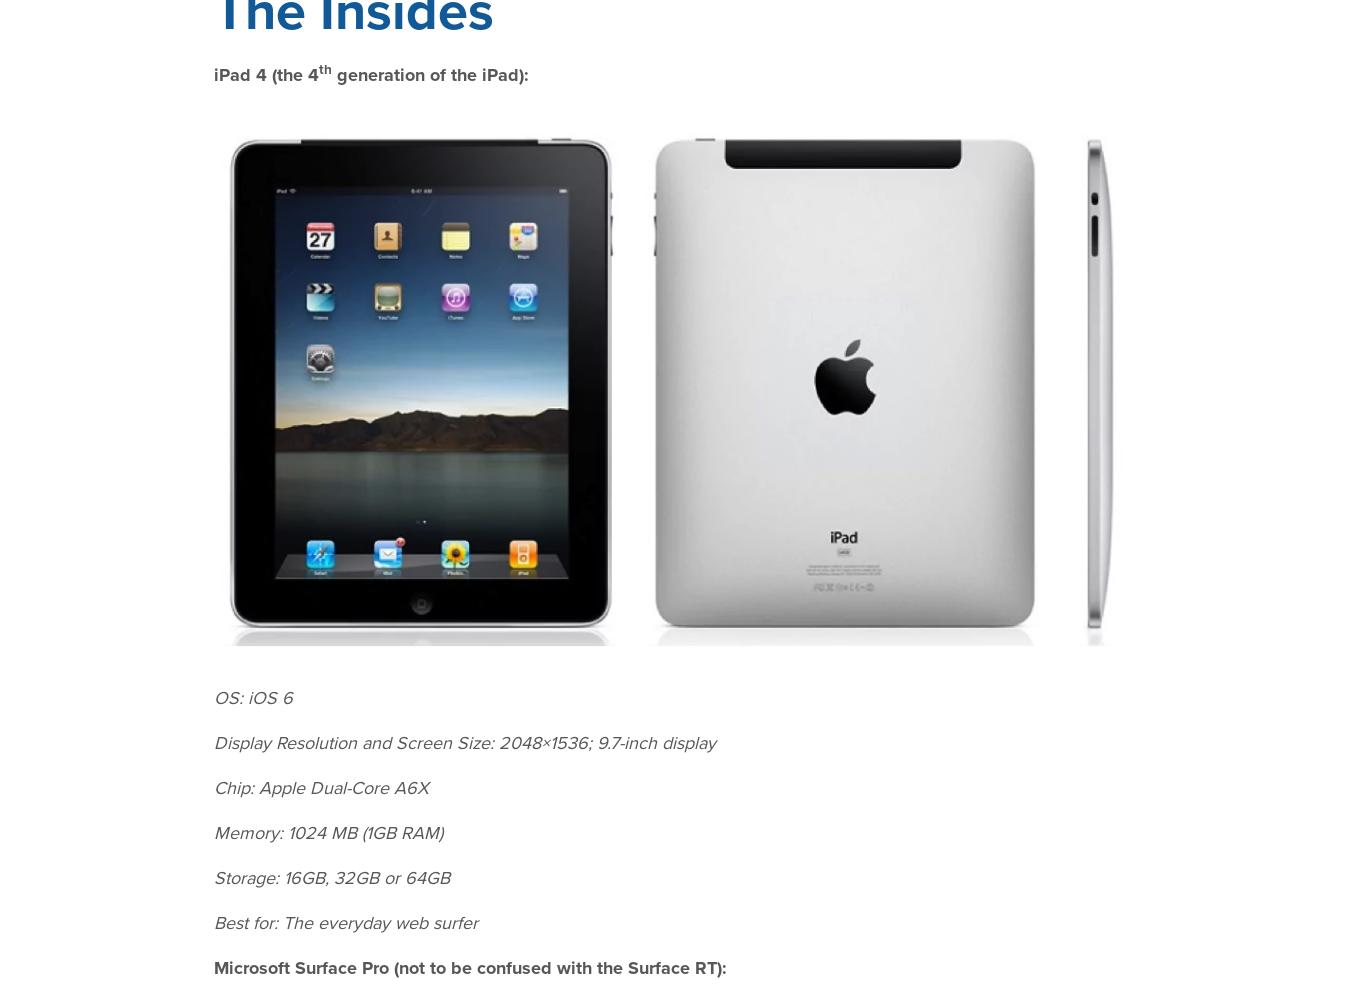 This screenshot has height=985, width=1350. Describe the element at coordinates (332, 598) in the screenshot. I see `'AIS Leads App-in-a-Day (AIAD) Workshop at Microsoft Reston'` at that location.